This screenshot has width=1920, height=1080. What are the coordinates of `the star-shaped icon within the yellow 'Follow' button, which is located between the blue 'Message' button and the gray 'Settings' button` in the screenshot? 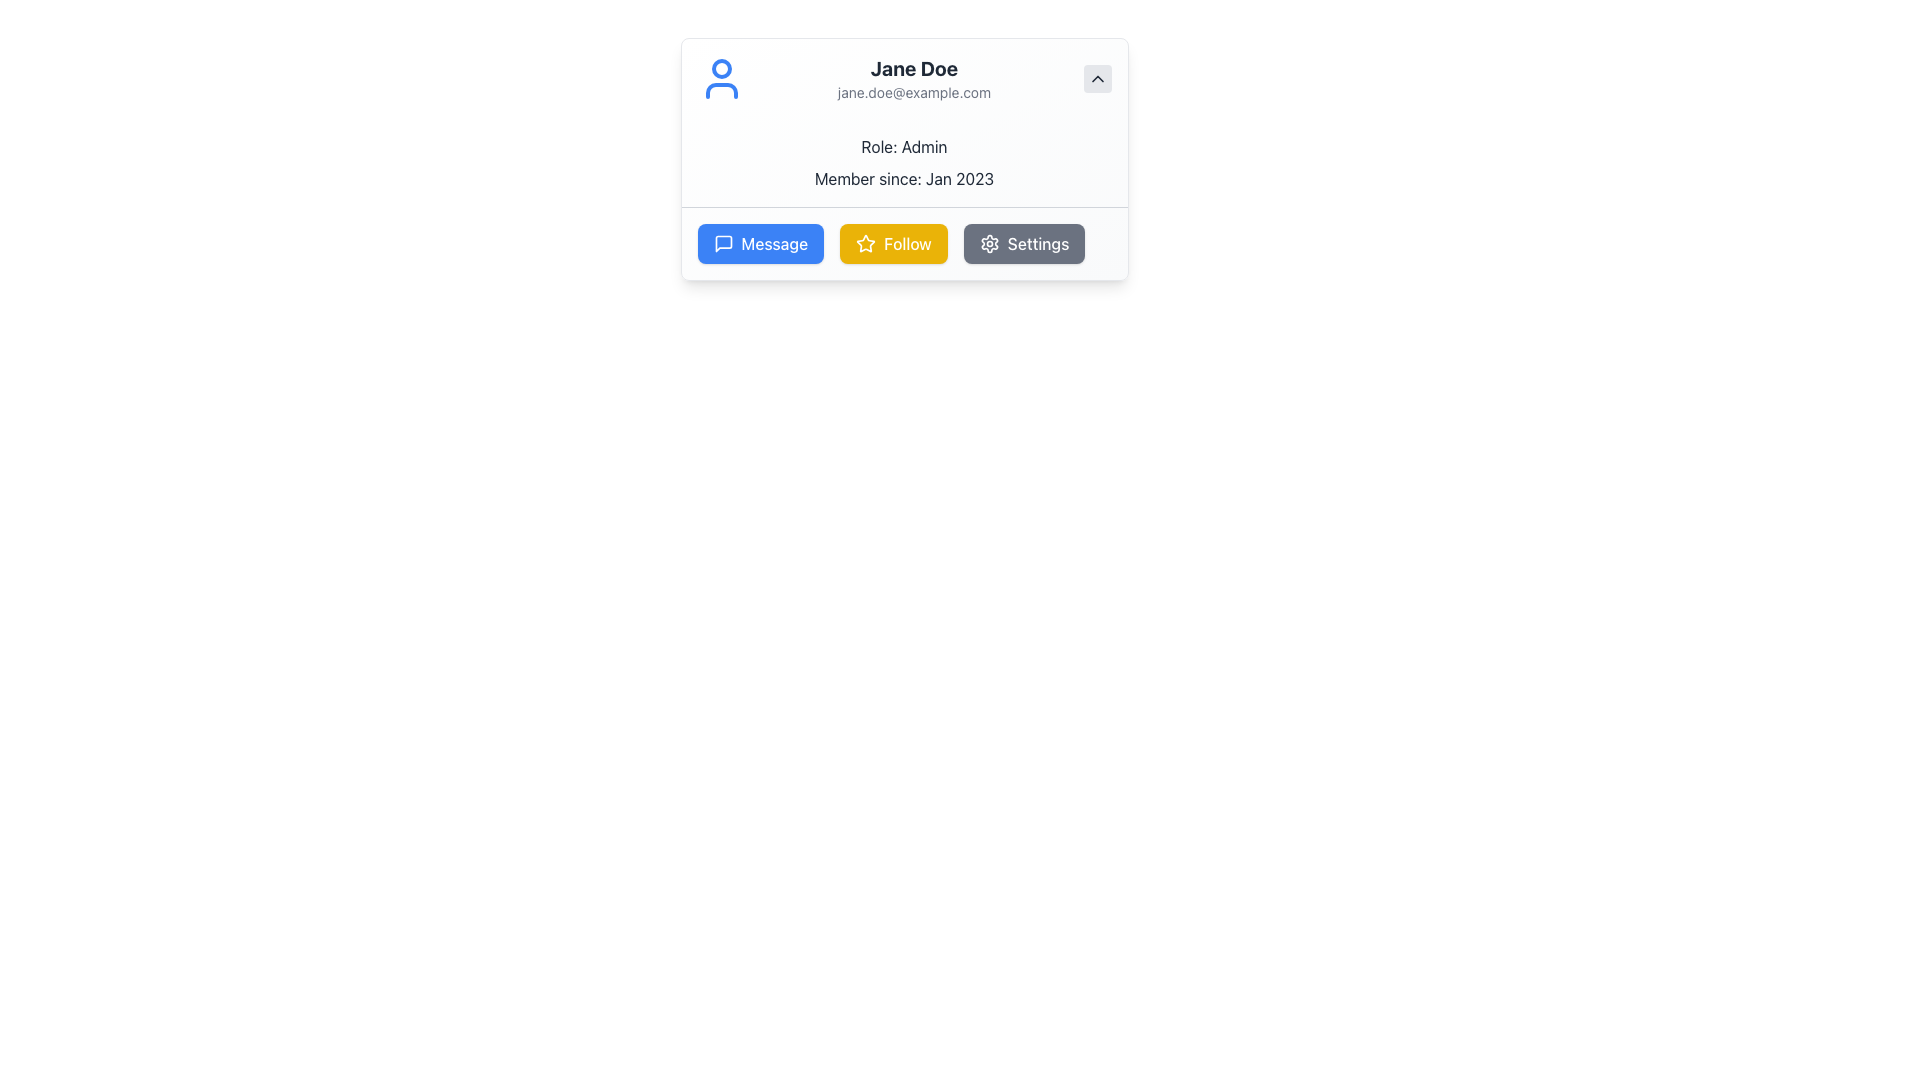 It's located at (866, 242).